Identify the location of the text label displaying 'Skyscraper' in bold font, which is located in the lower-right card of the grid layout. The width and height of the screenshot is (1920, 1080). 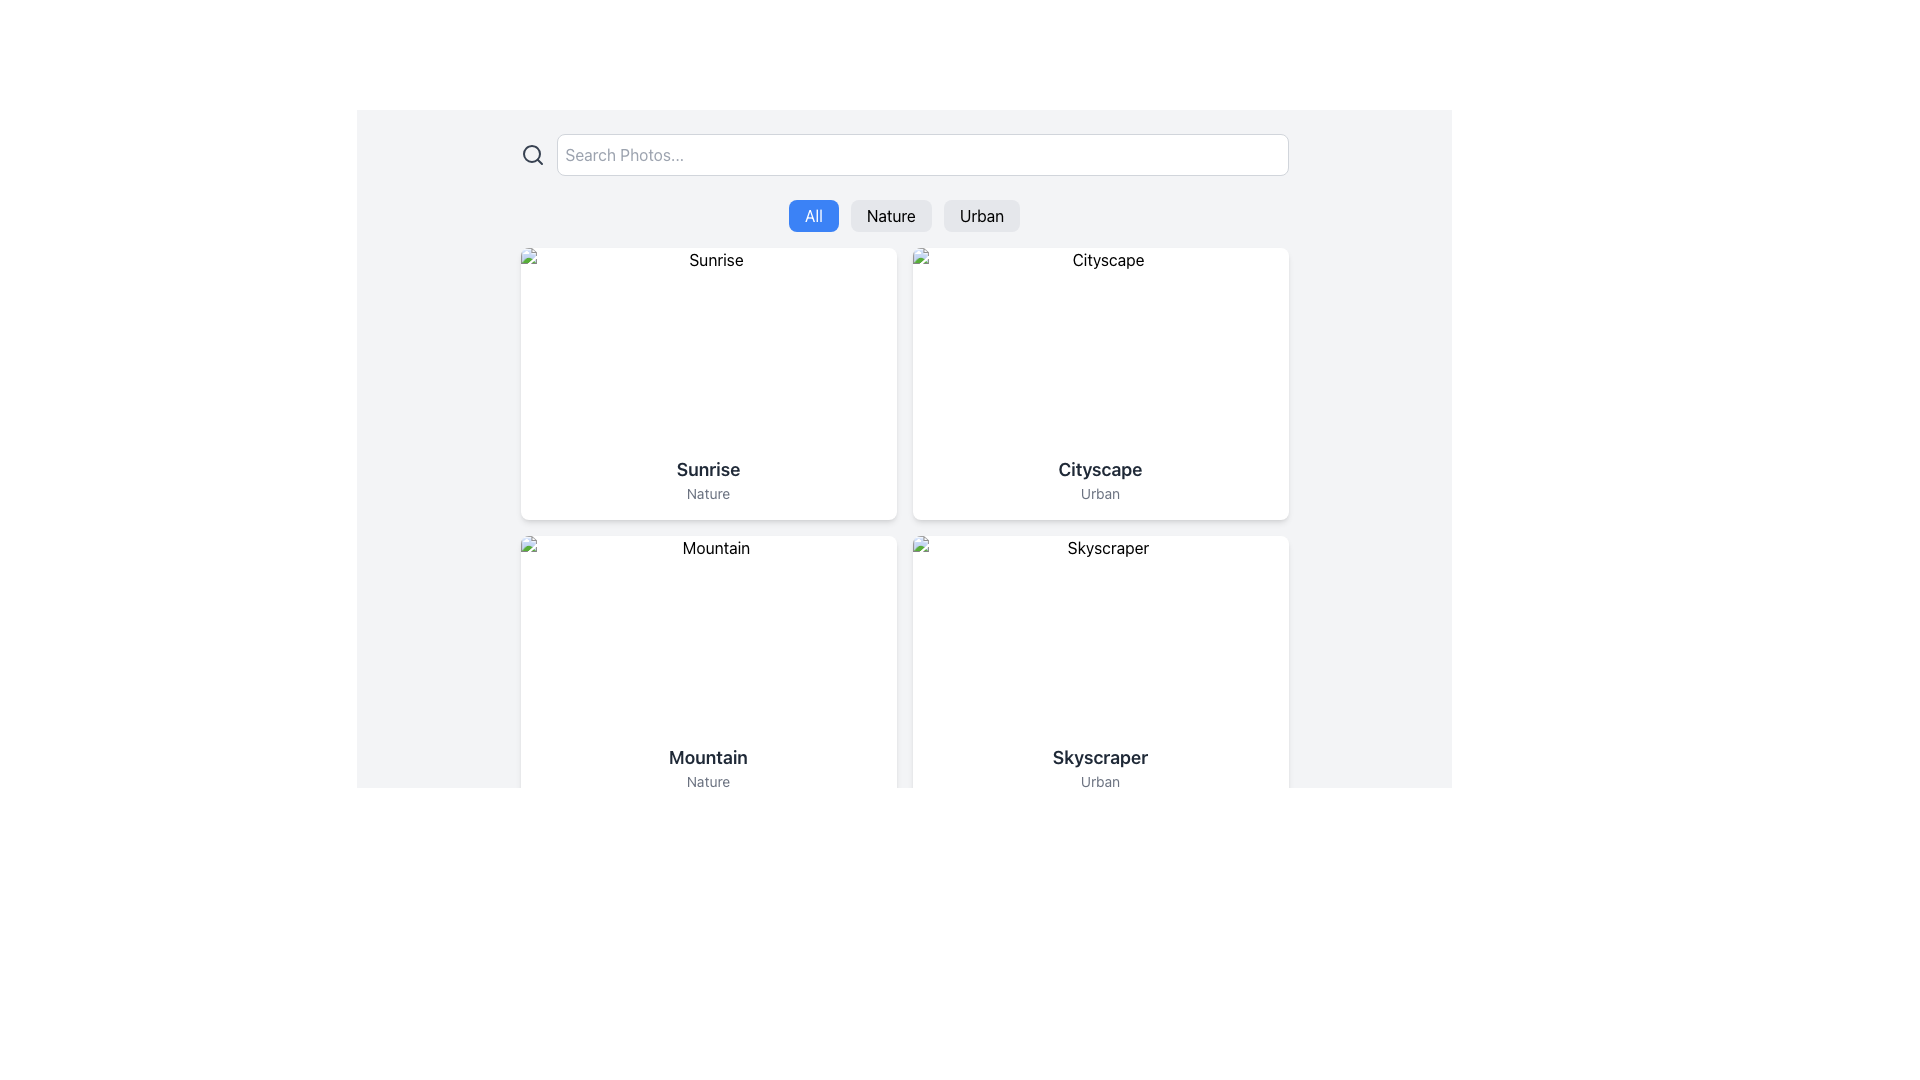
(1099, 758).